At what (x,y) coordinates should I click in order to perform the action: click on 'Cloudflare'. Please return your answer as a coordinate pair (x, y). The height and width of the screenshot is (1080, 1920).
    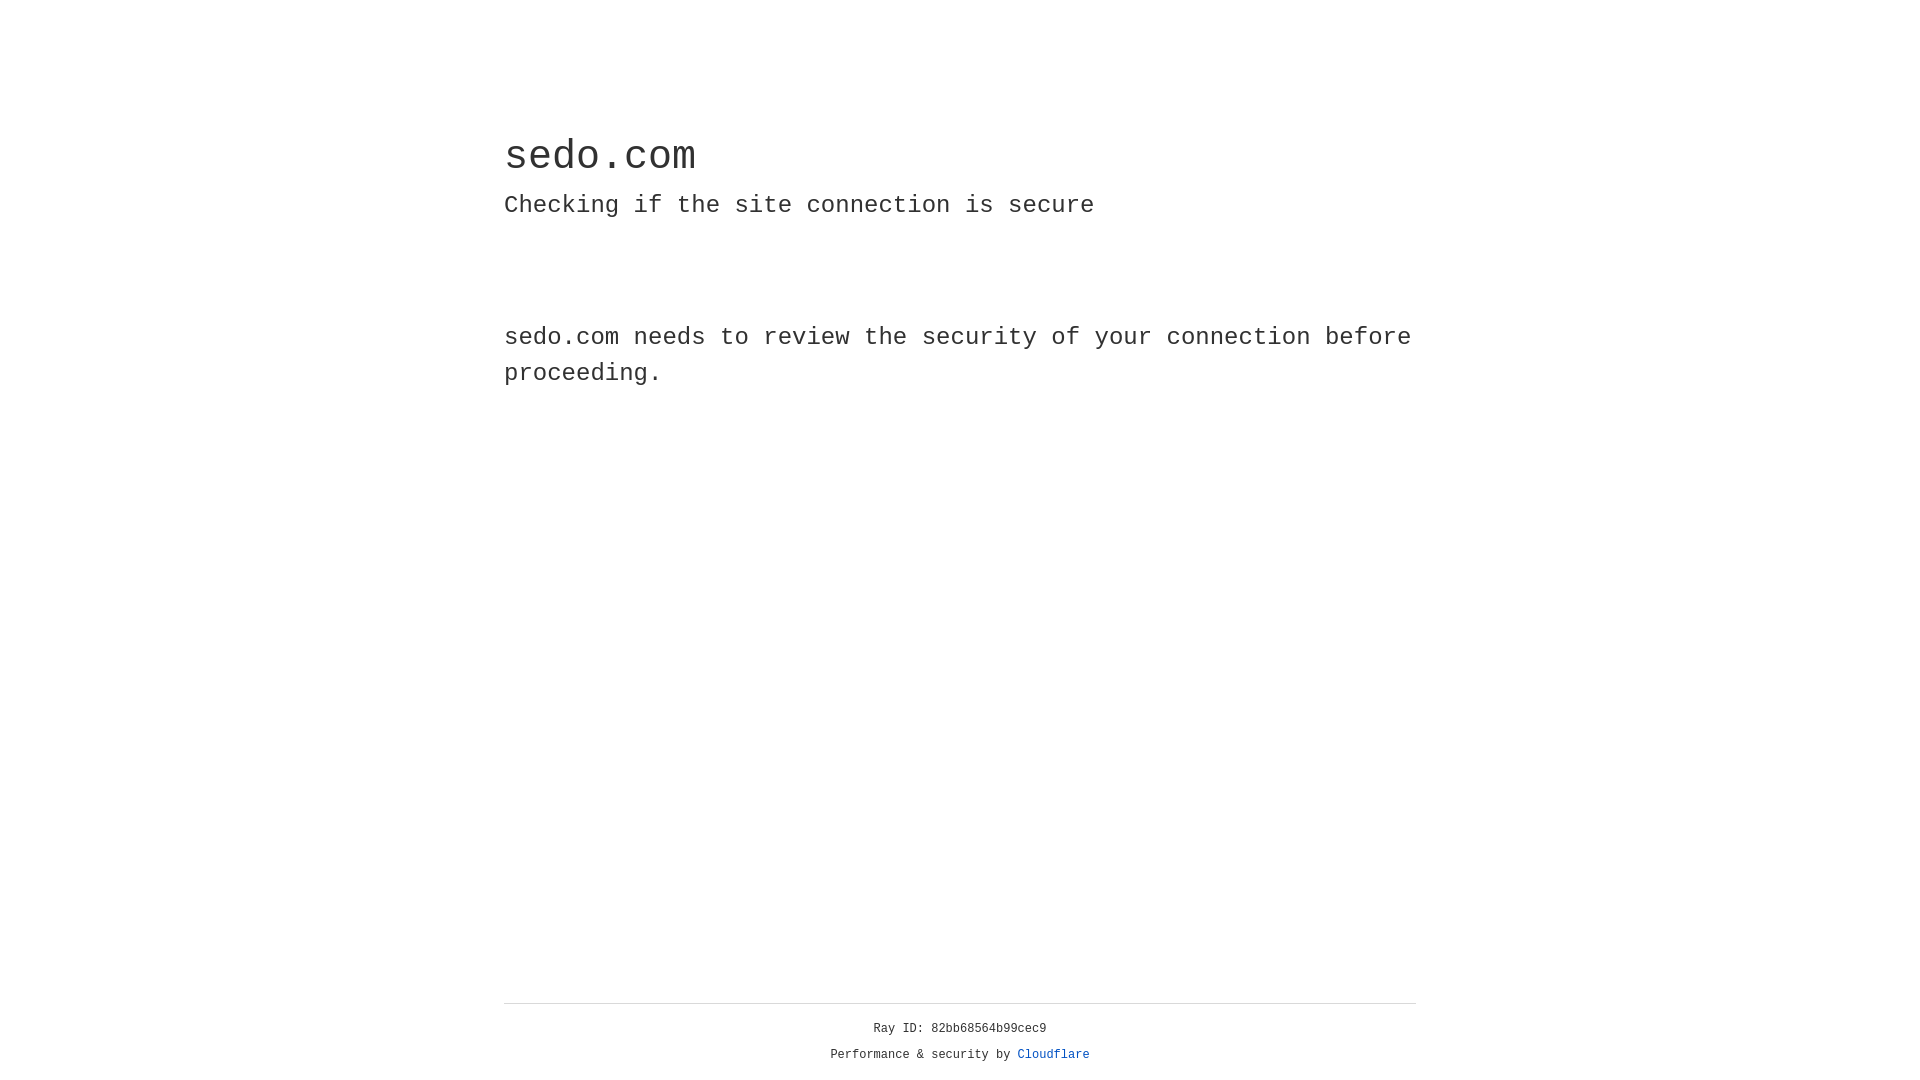
    Looking at the image, I should click on (1017, 1054).